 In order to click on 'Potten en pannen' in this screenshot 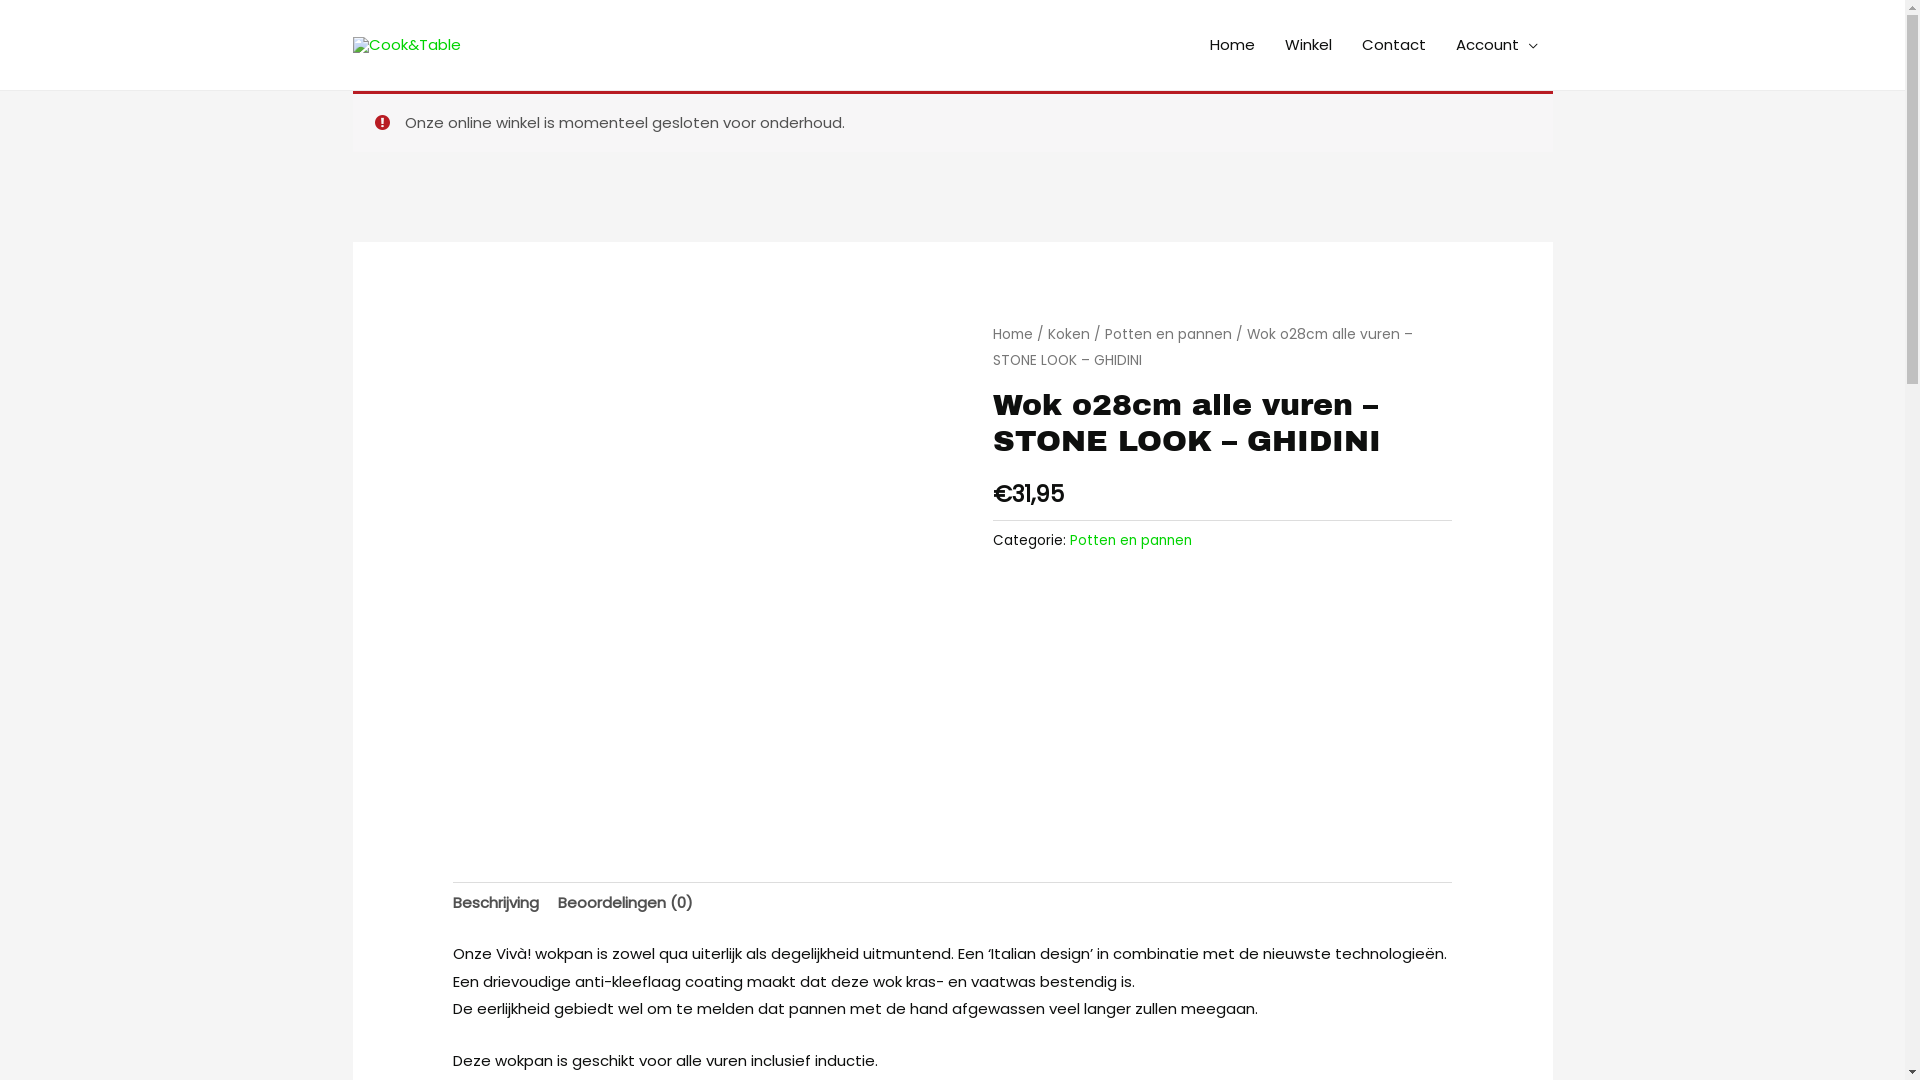, I will do `click(1103, 333)`.